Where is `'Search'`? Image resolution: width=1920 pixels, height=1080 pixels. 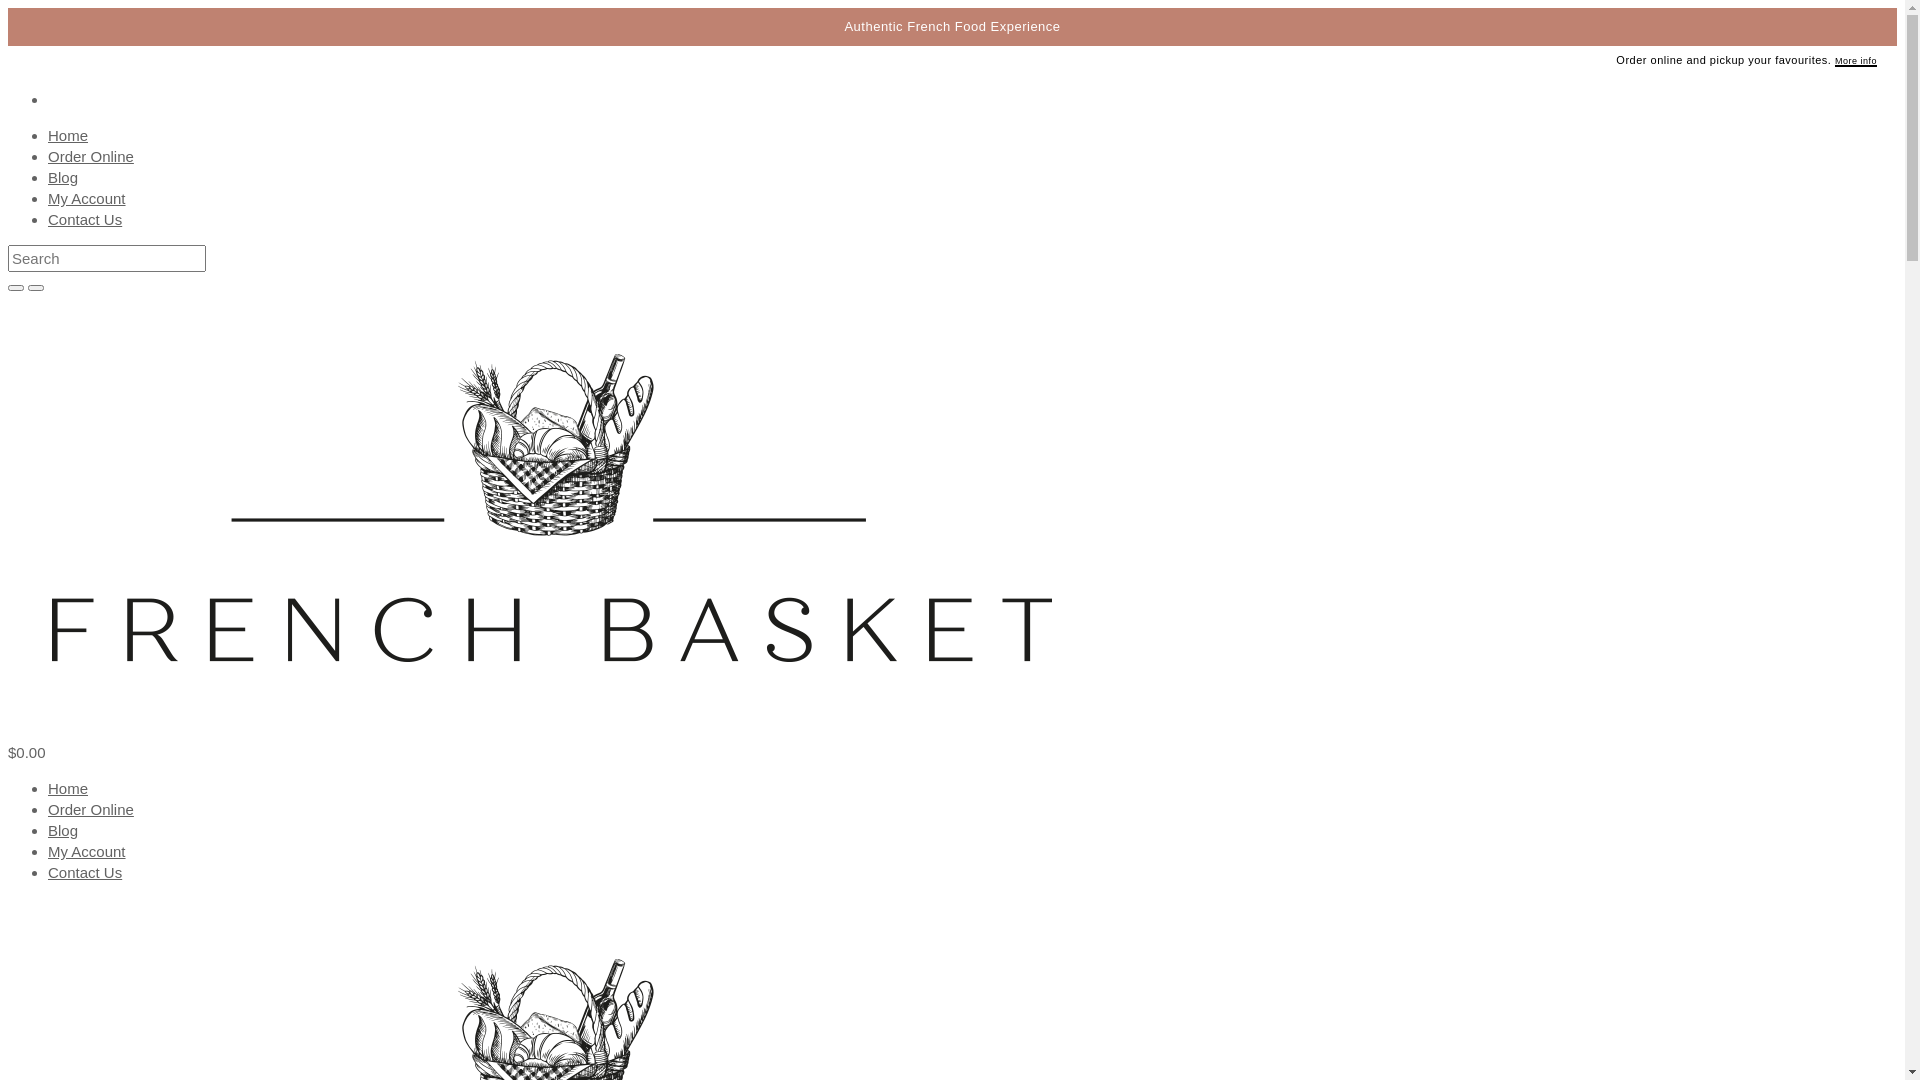 'Search' is located at coordinates (8, 257).